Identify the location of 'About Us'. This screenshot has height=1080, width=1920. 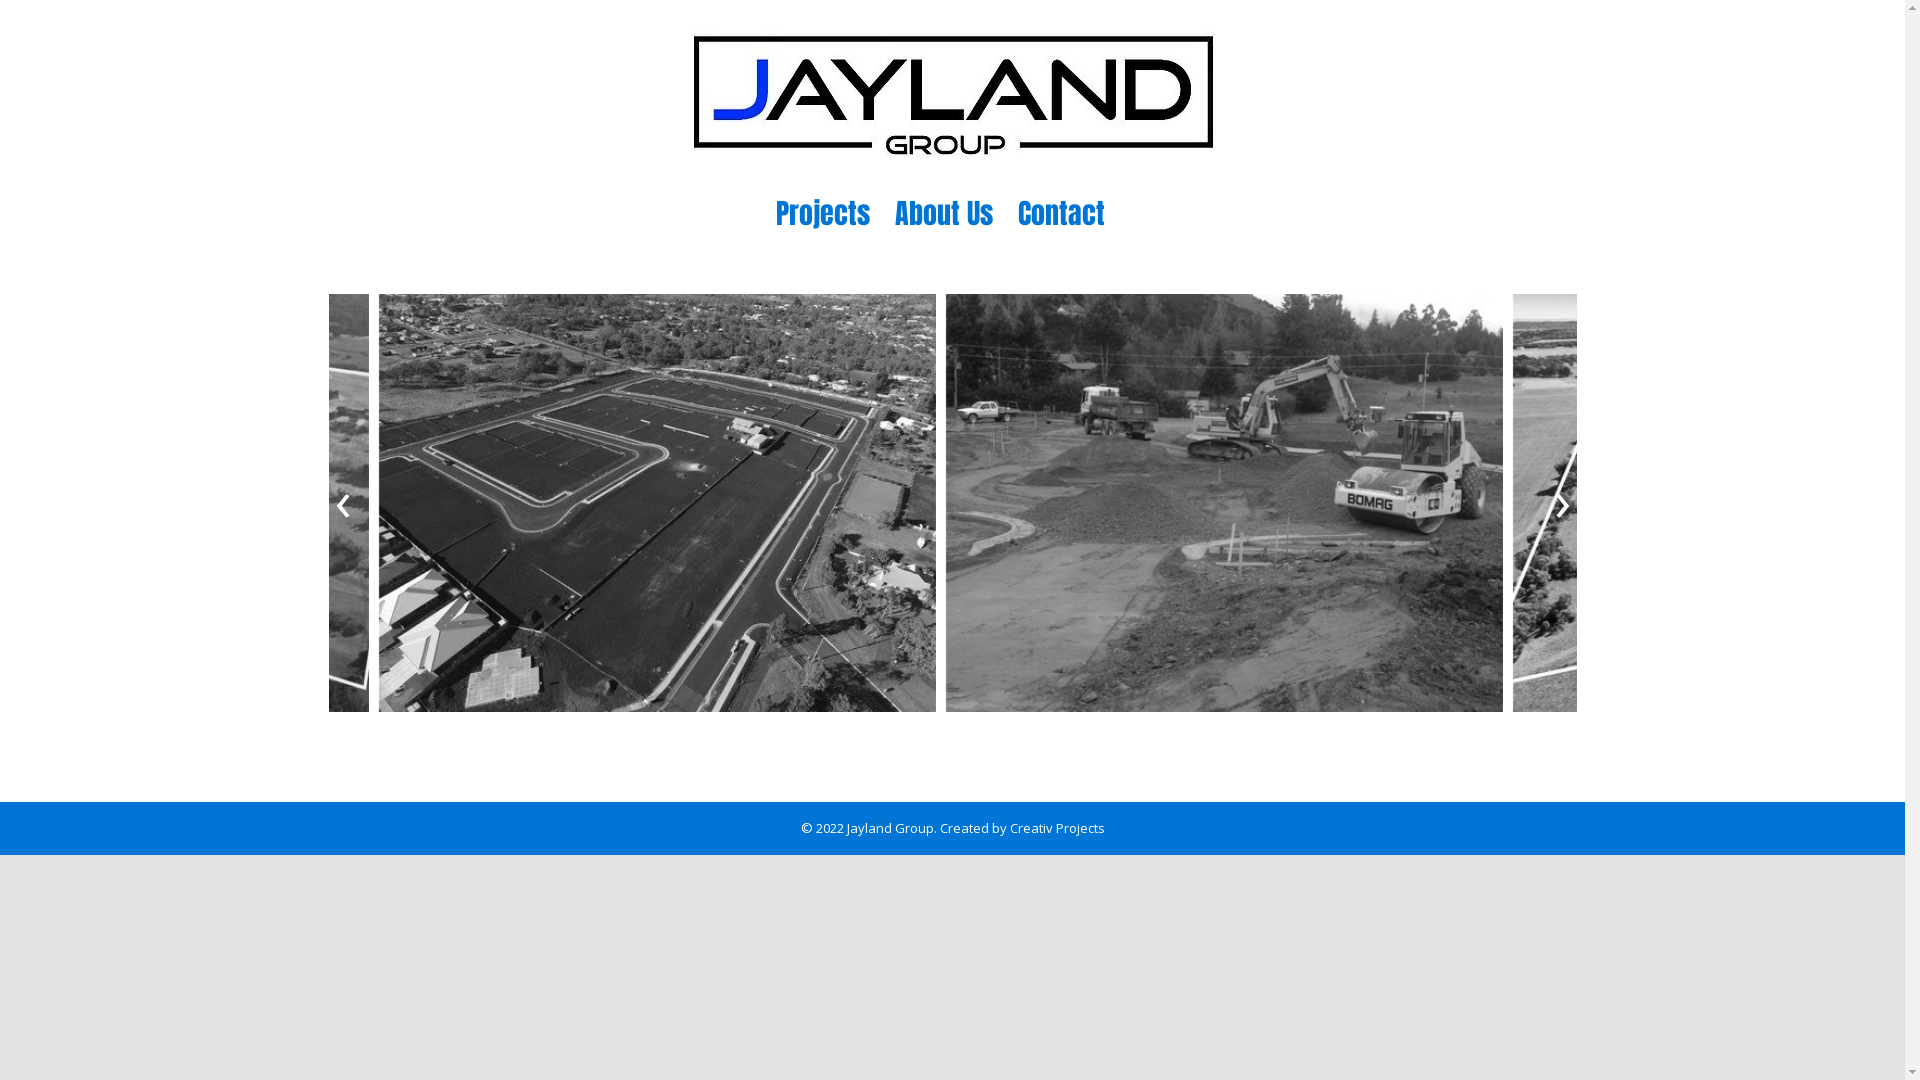
(892, 212).